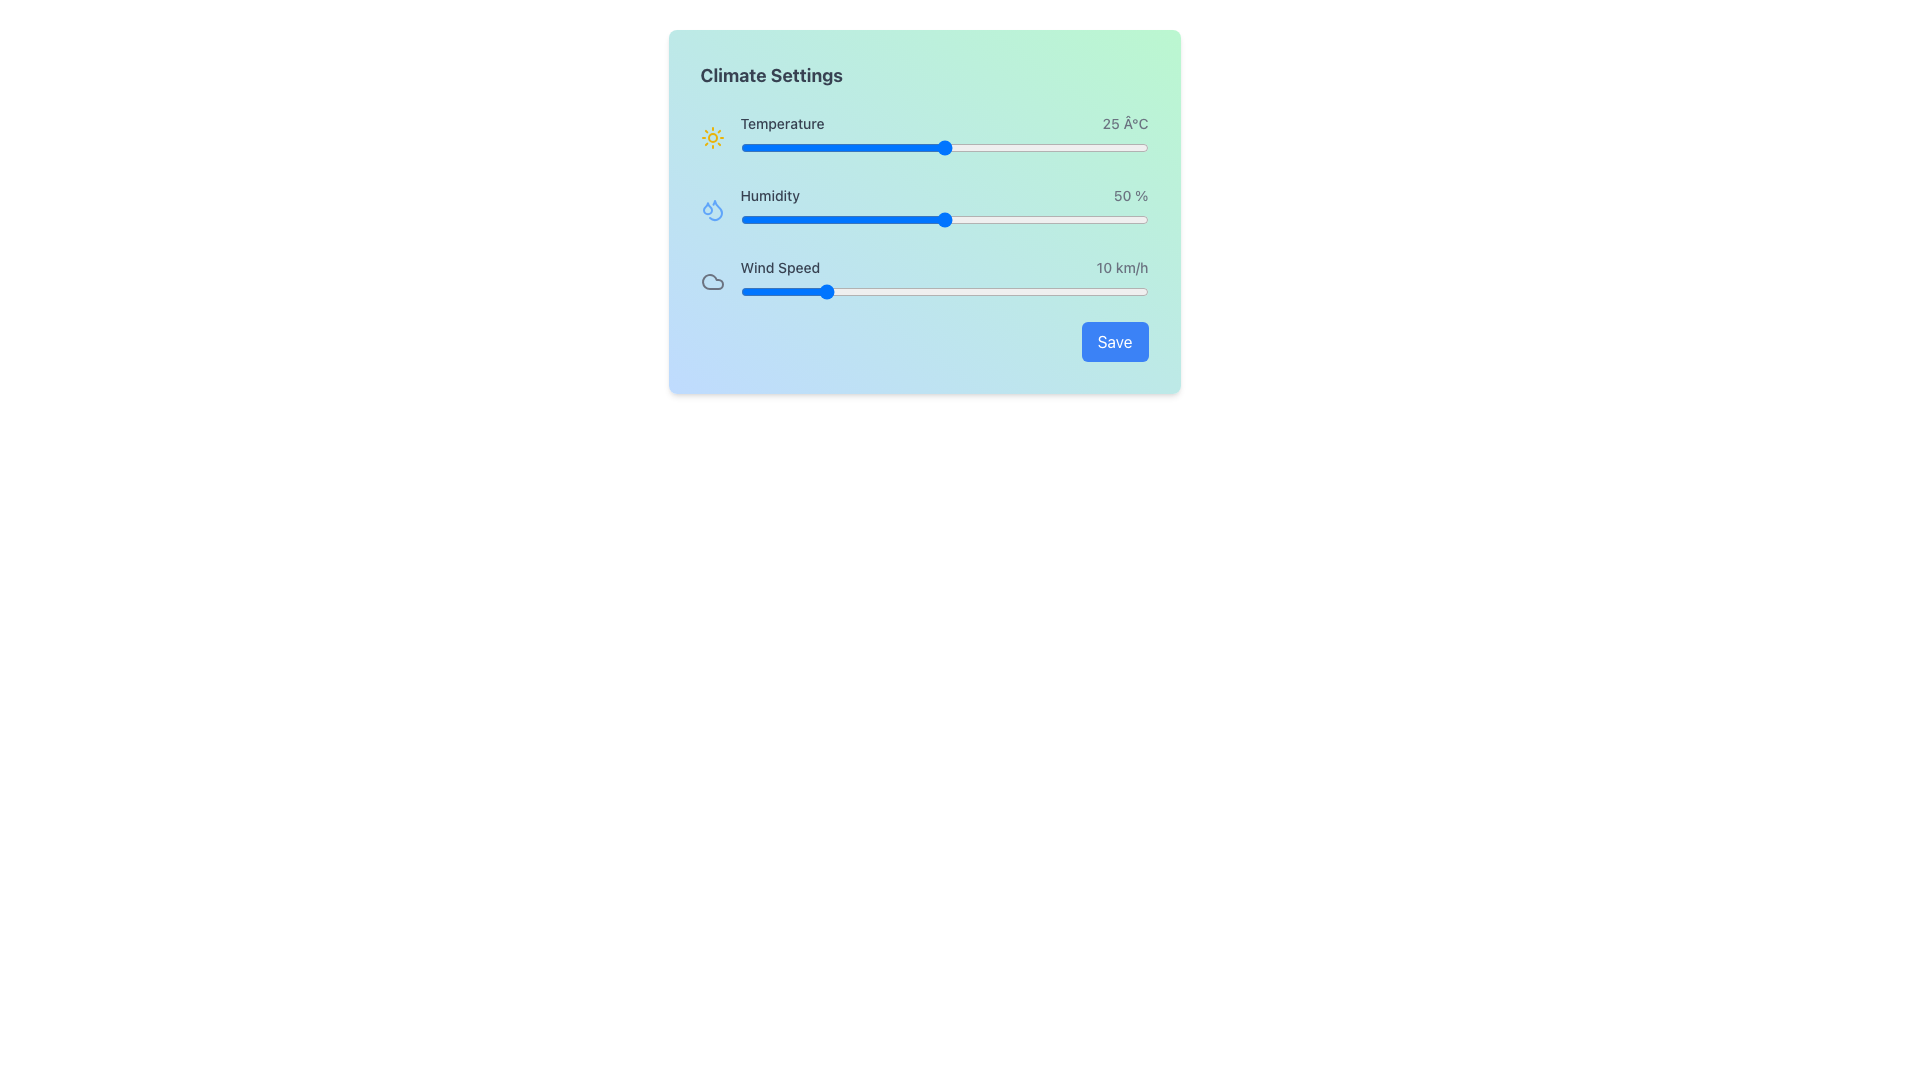  Describe the element at coordinates (1082, 219) in the screenshot. I see `the humidity` at that location.